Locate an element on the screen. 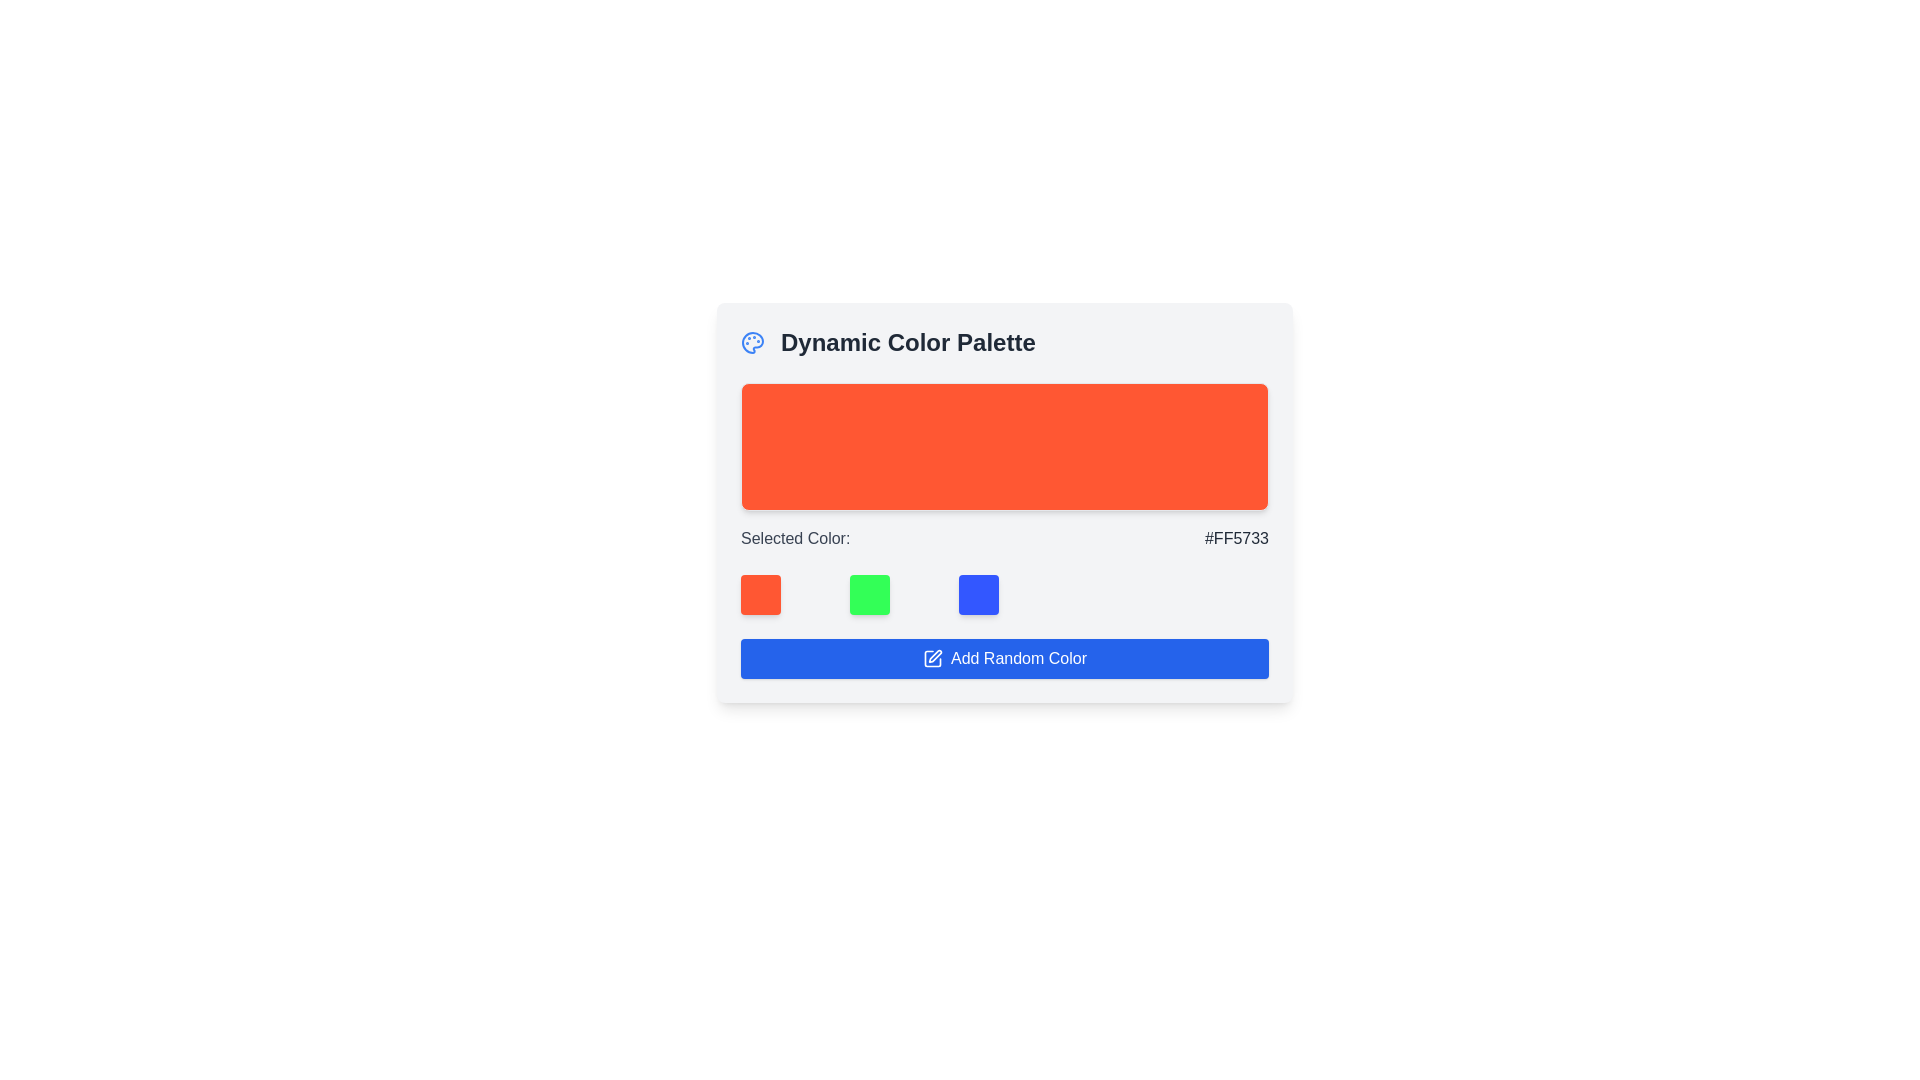 Image resolution: width=1920 pixels, height=1080 pixels. the pencil icon on the notepad with a blue background located on the left side of the 'Add Random Color' button at the bottom center of the interface is located at coordinates (931, 659).